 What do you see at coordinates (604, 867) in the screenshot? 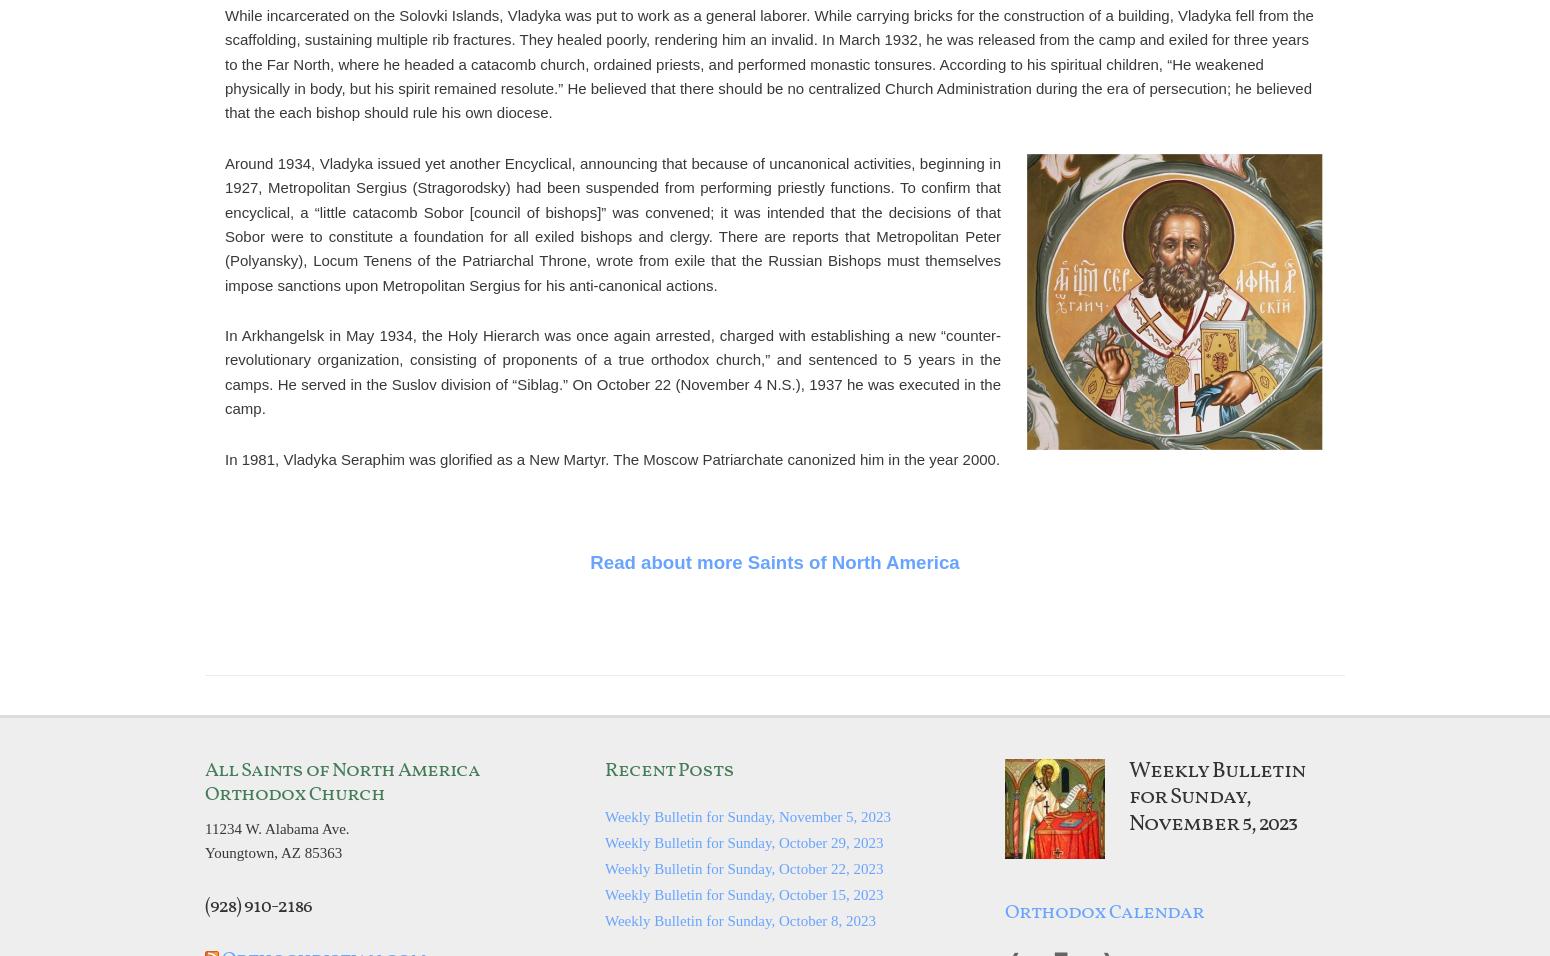
I see `'Weekly Bulletin for Sunday, October 22, 2023'` at bounding box center [604, 867].